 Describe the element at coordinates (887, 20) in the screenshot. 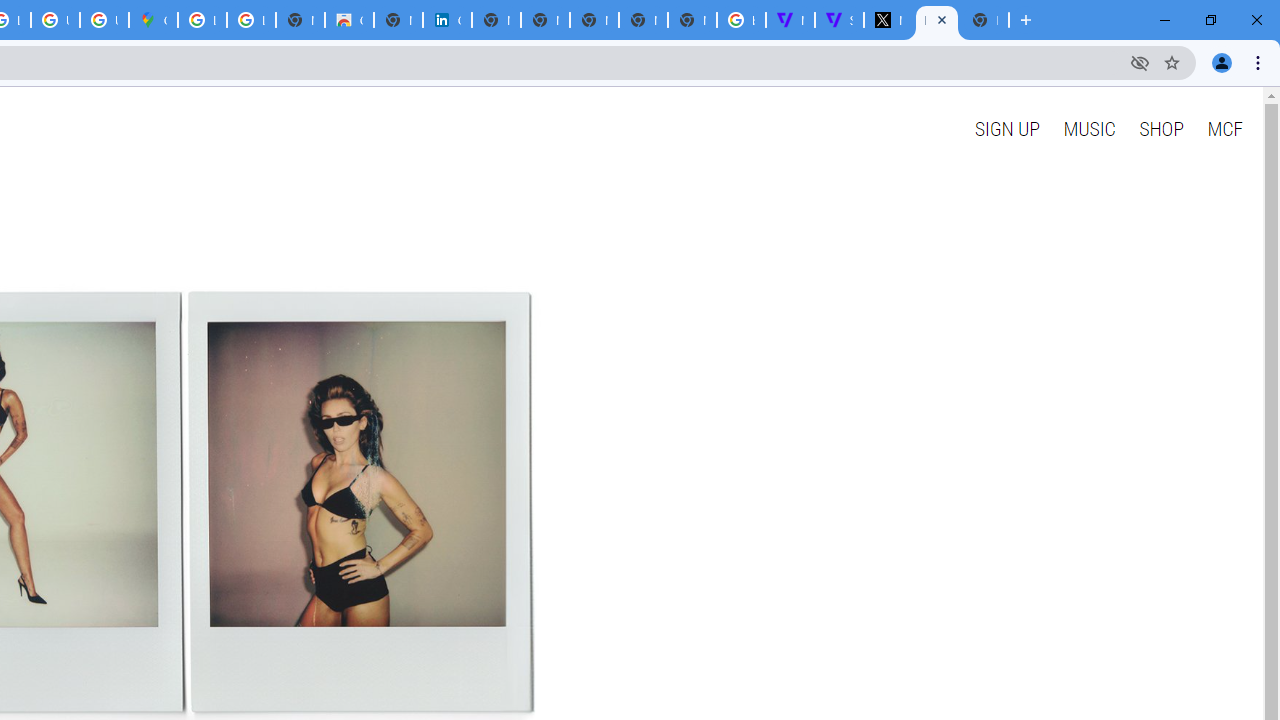

I see `'Miley Cyrus (@MileyCyrus) / X'` at that location.